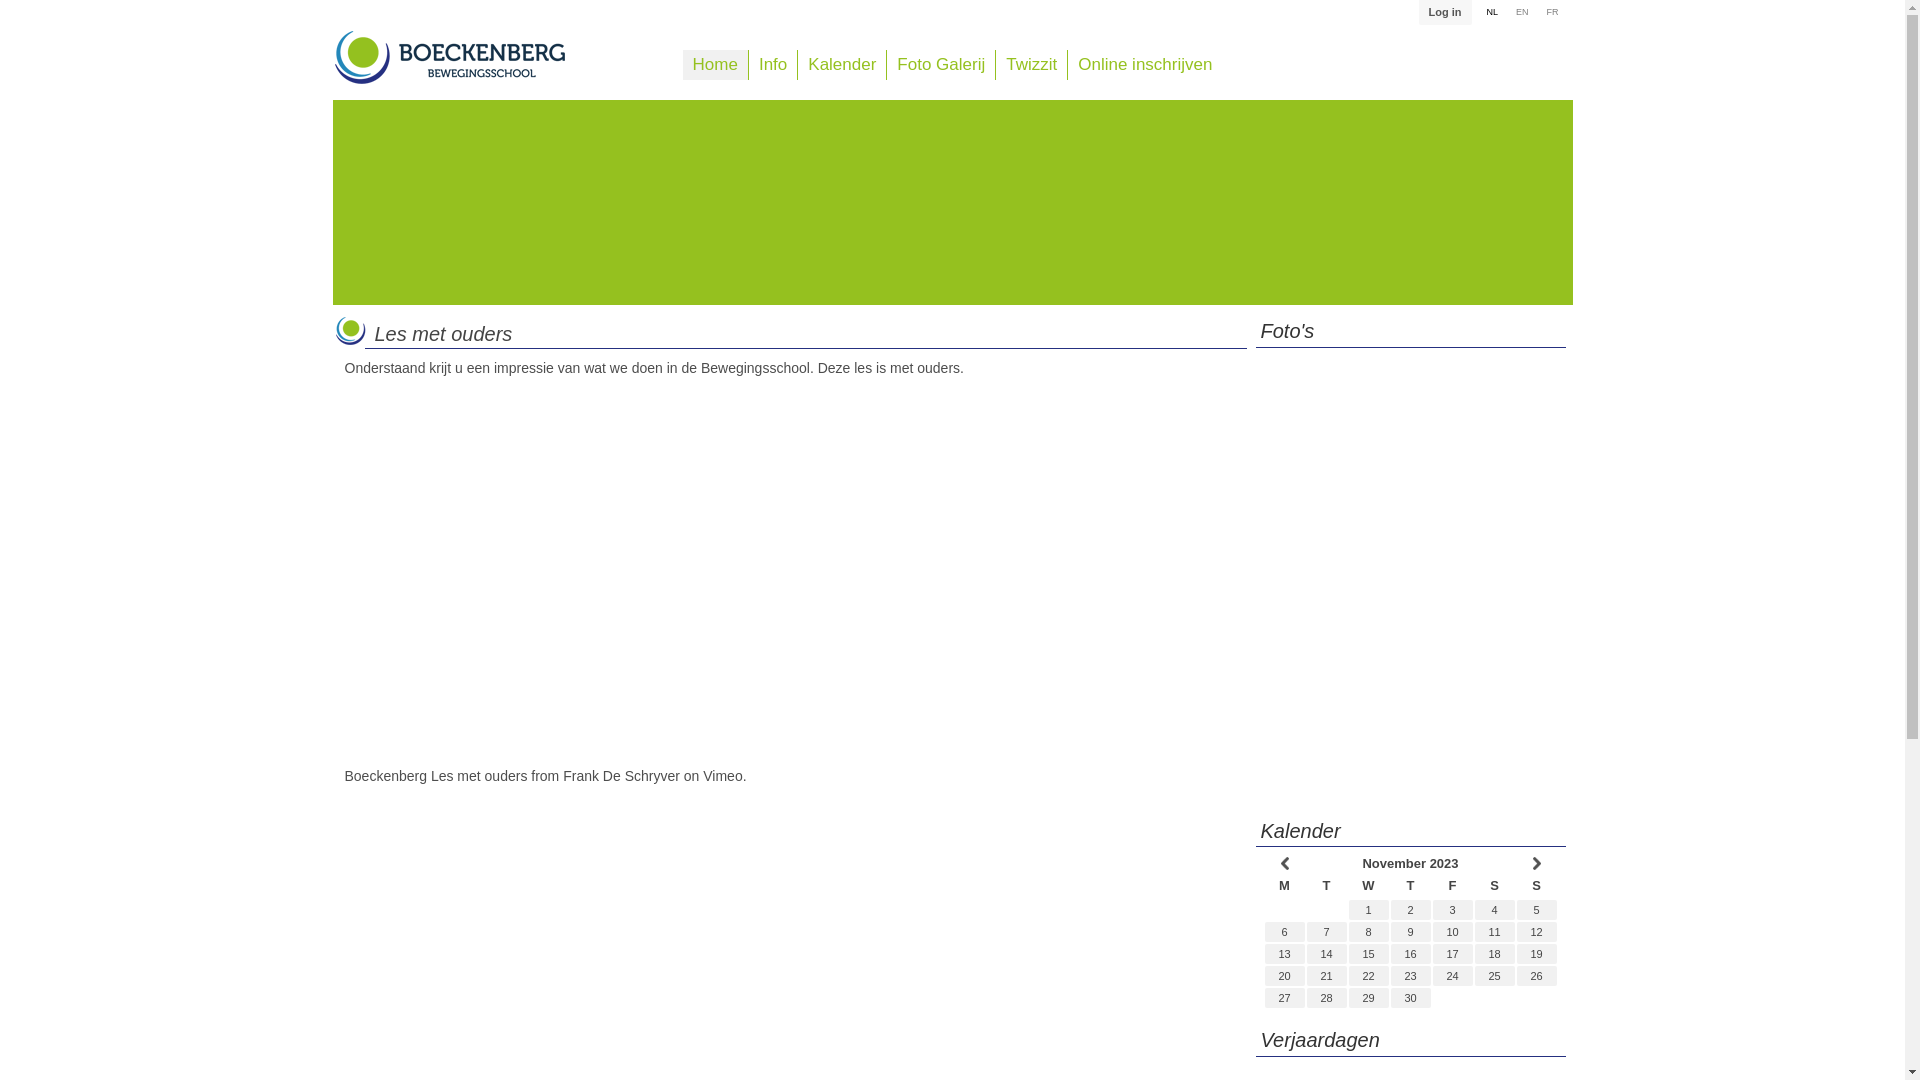 This screenshot has width=1920, height=1080. Describe the element at coordinates (807, 64) in the screenshot. I see `'Kalender'` at that location.